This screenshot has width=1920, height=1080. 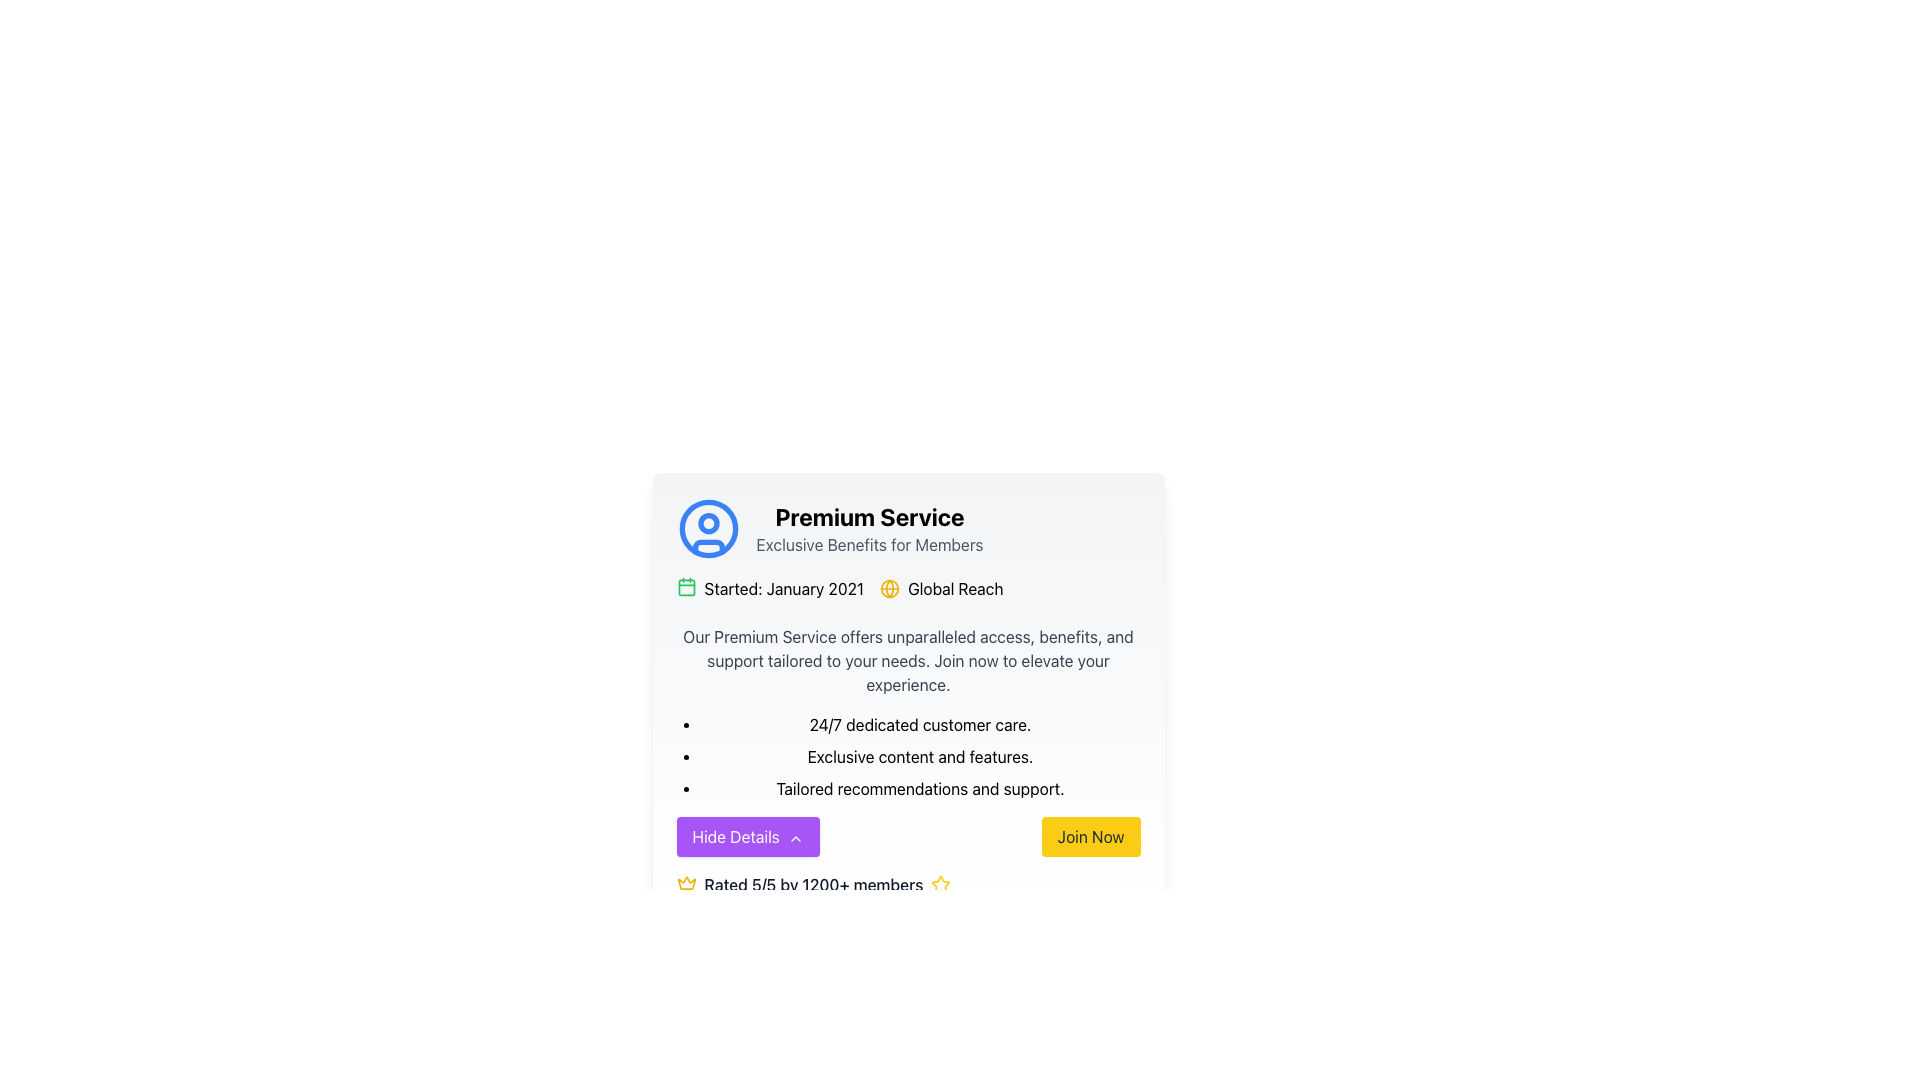 What do you see at coordinates (1090, 837) in the screenshot?
I see `the 'Join Now' button located at the bottom-right corner of the 'Premium Service' section` at bounding box center [1090, 837].